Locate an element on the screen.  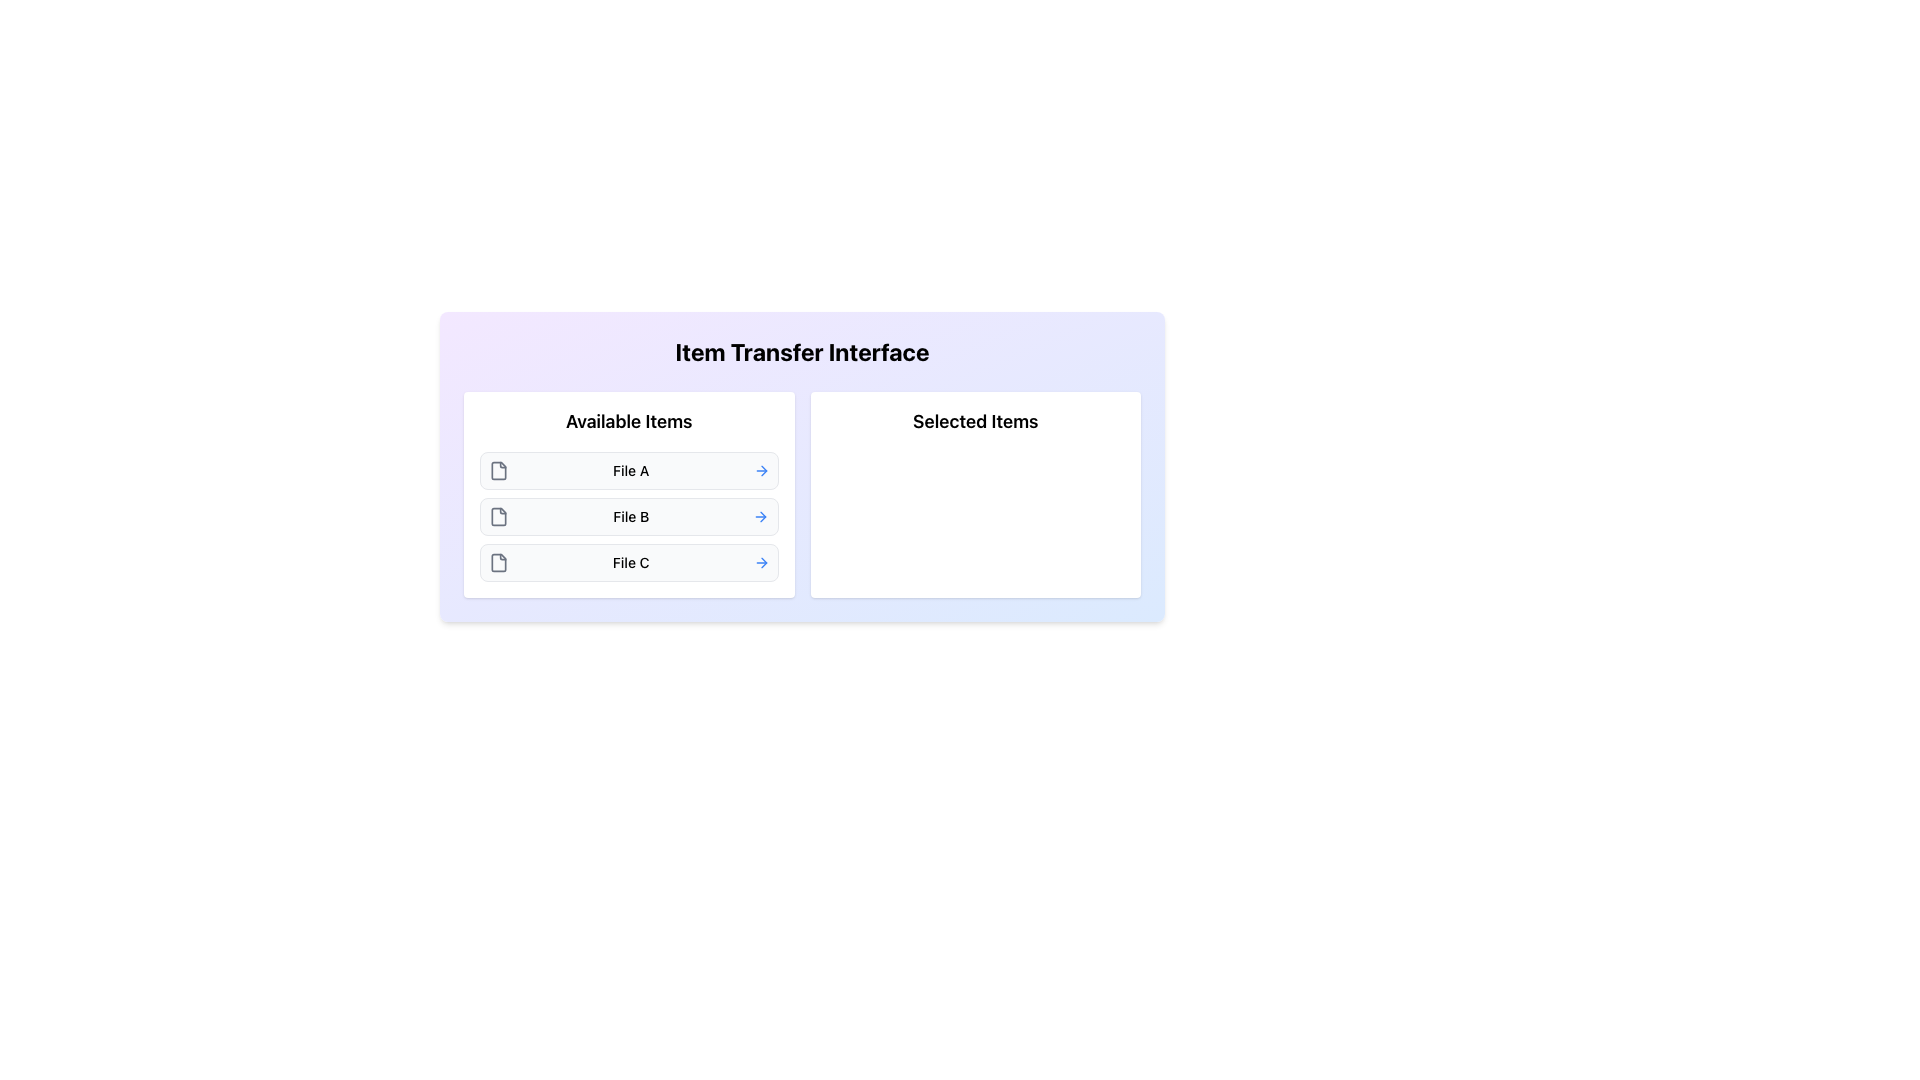
the Text Label that serves as a header for the section displaying selected items, located at the top-right of the interface is located at coordinates (975, 420).